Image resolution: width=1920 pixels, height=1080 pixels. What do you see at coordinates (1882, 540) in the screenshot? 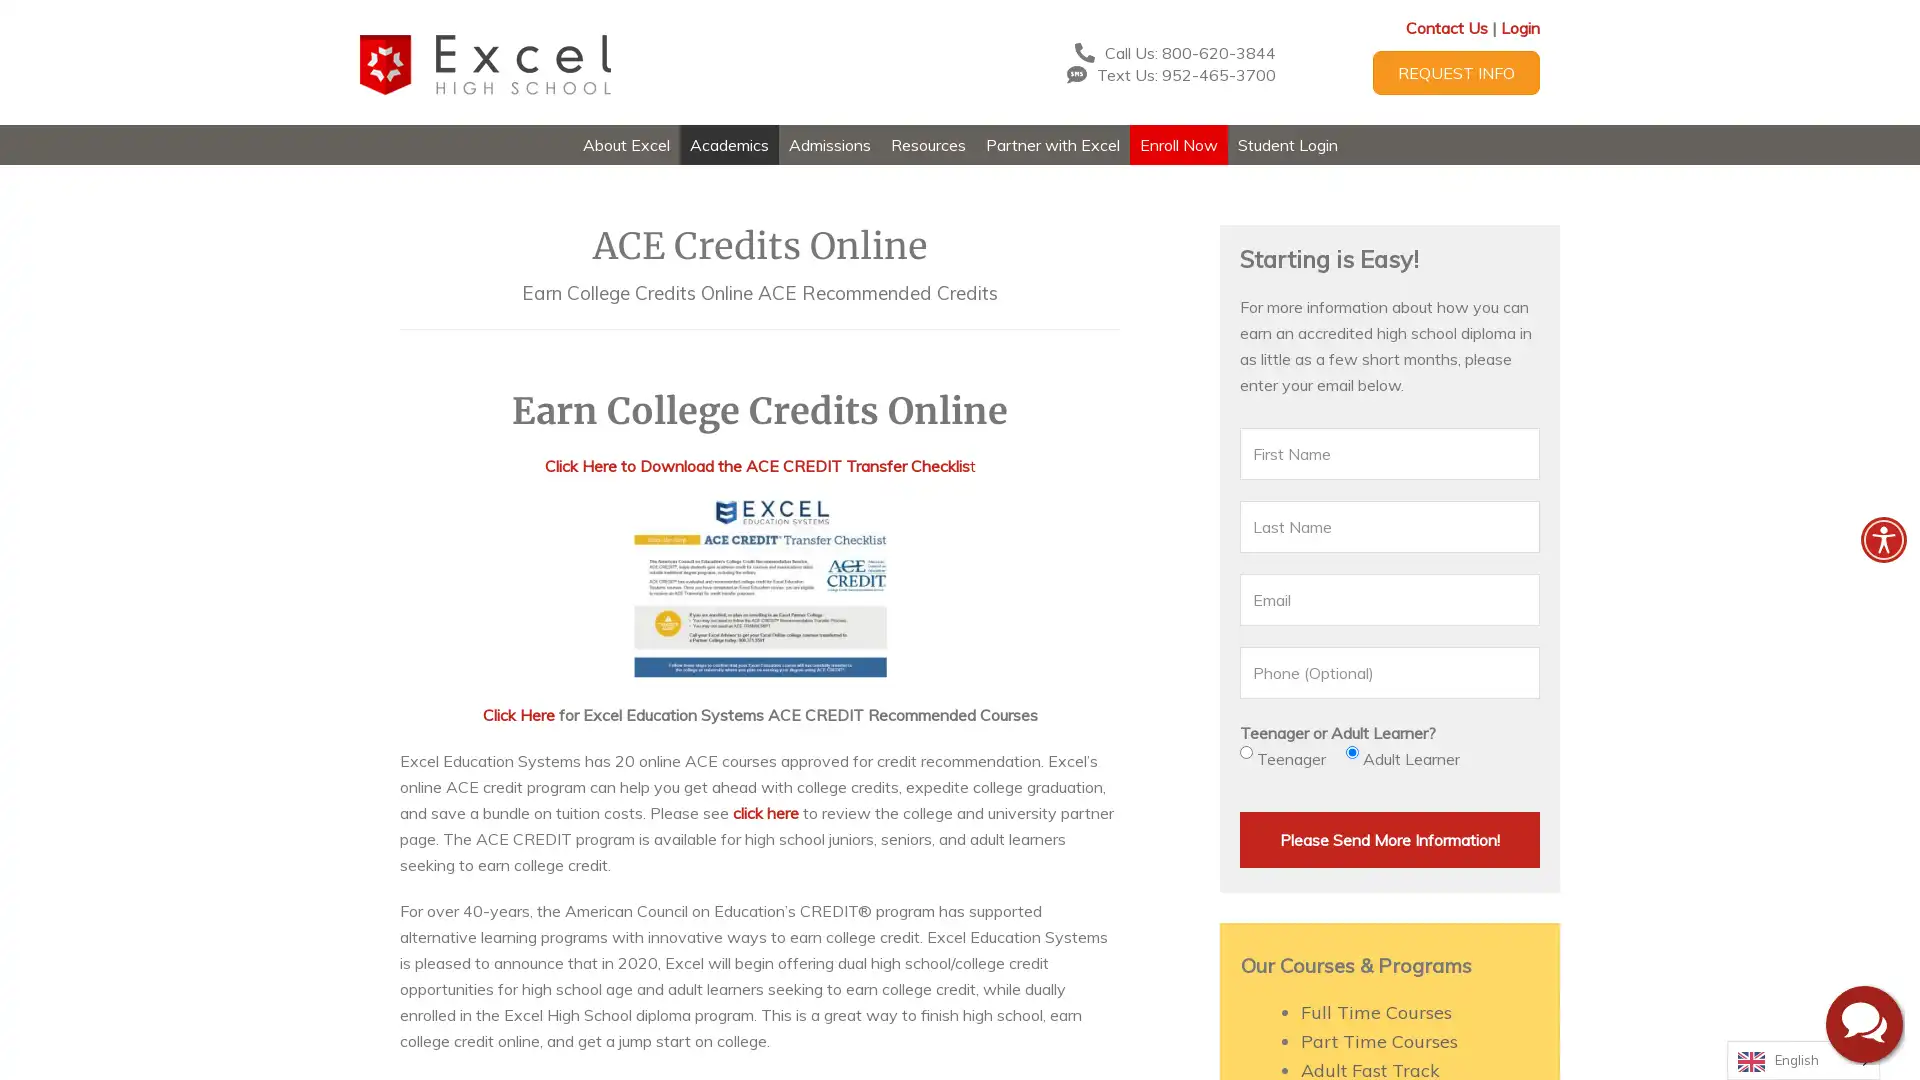
I see `Accessibility Menu` at bounding box center [1882, 540].